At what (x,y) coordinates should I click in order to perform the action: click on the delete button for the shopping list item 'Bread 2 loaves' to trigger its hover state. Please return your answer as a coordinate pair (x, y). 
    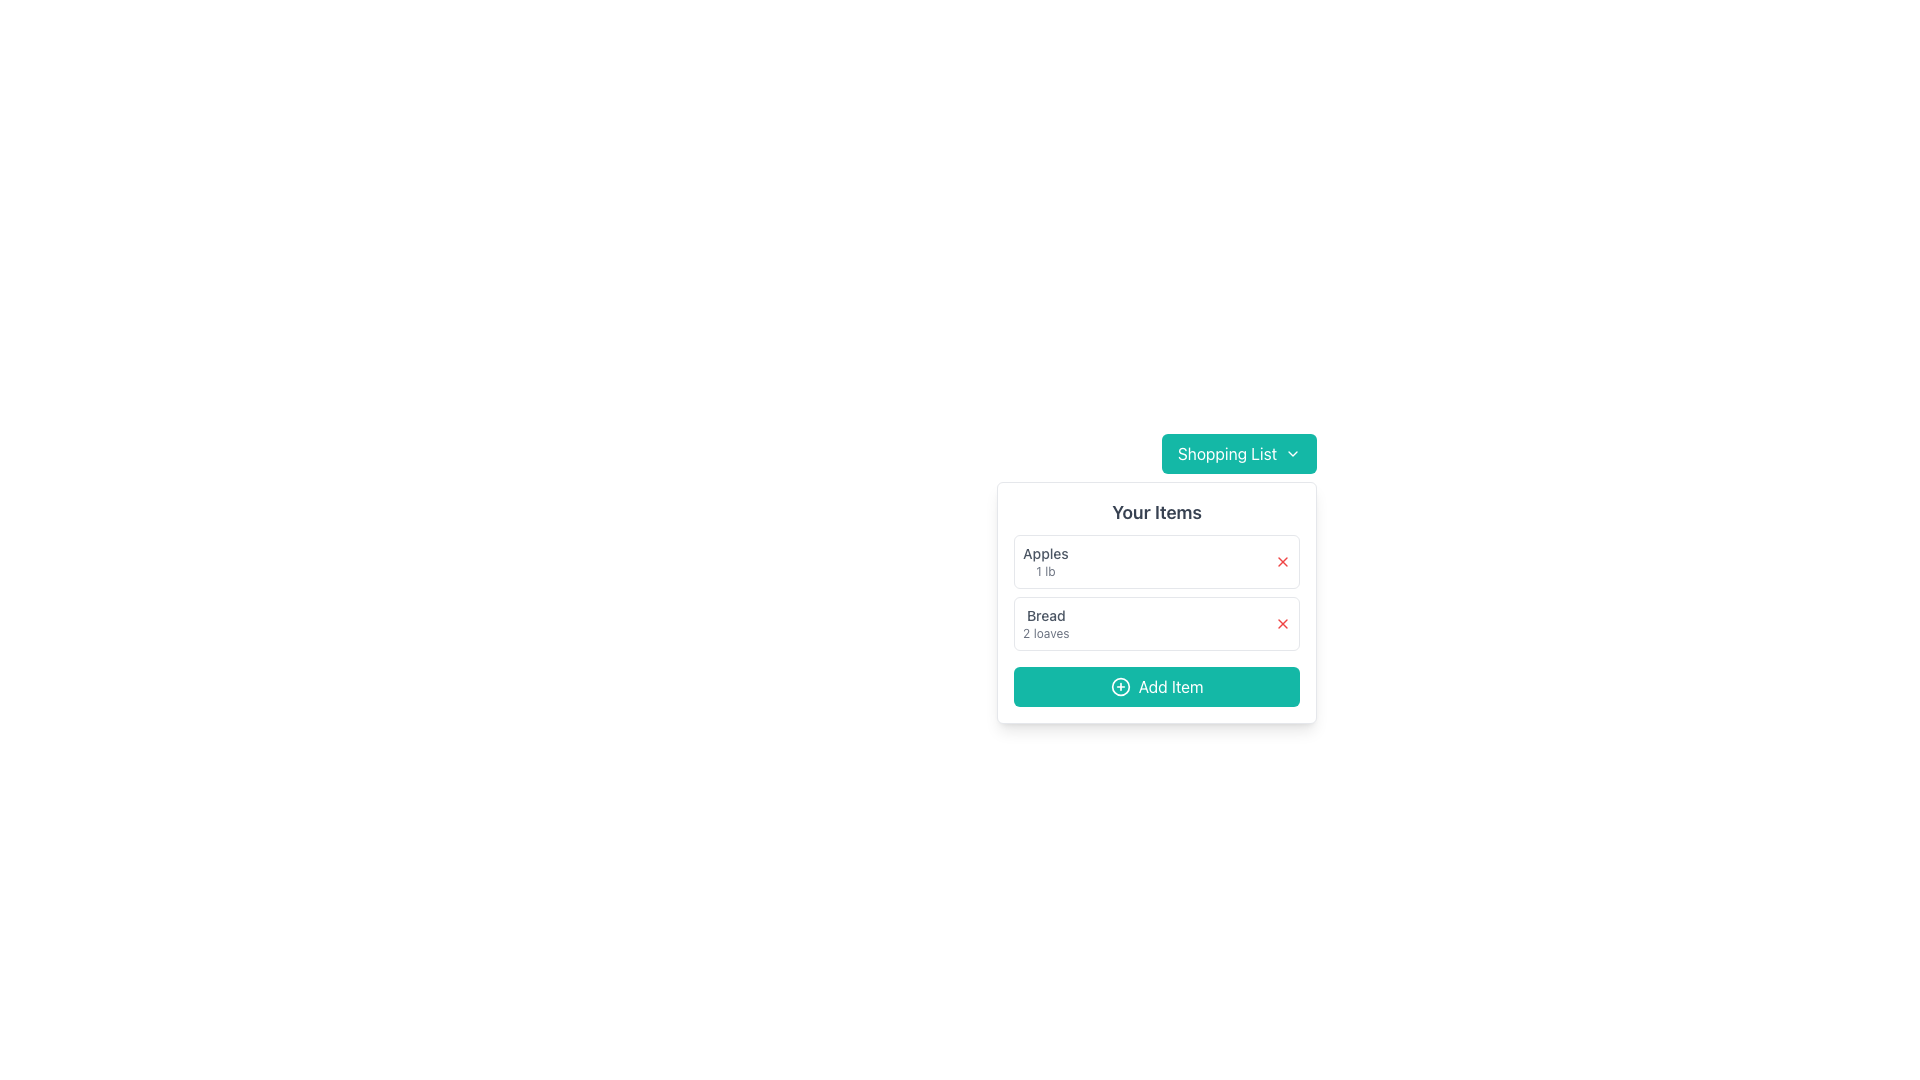
    Looking at the image, I should click on (1283, 623).